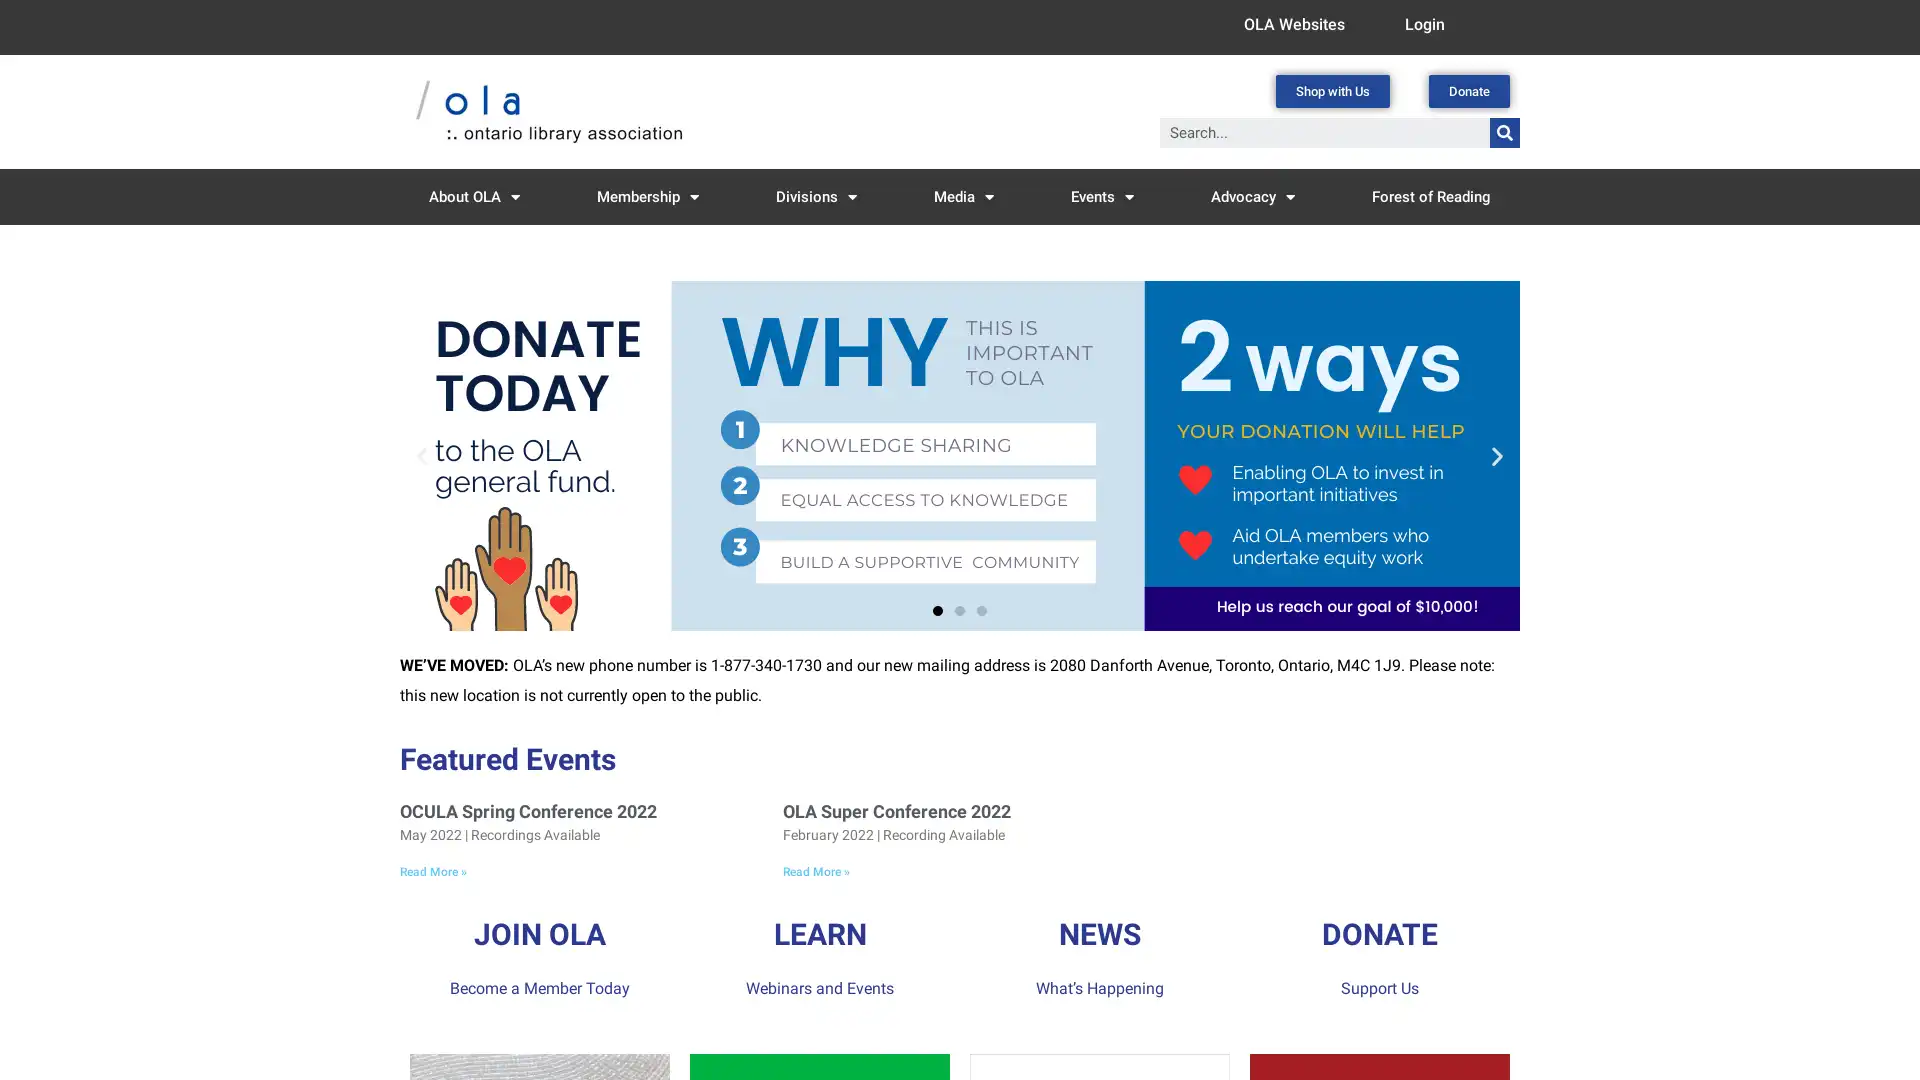 Image resolution: width=1920 pixels, height=1080 pixels. I want to click on Go to slide 3, so click(982, 609).